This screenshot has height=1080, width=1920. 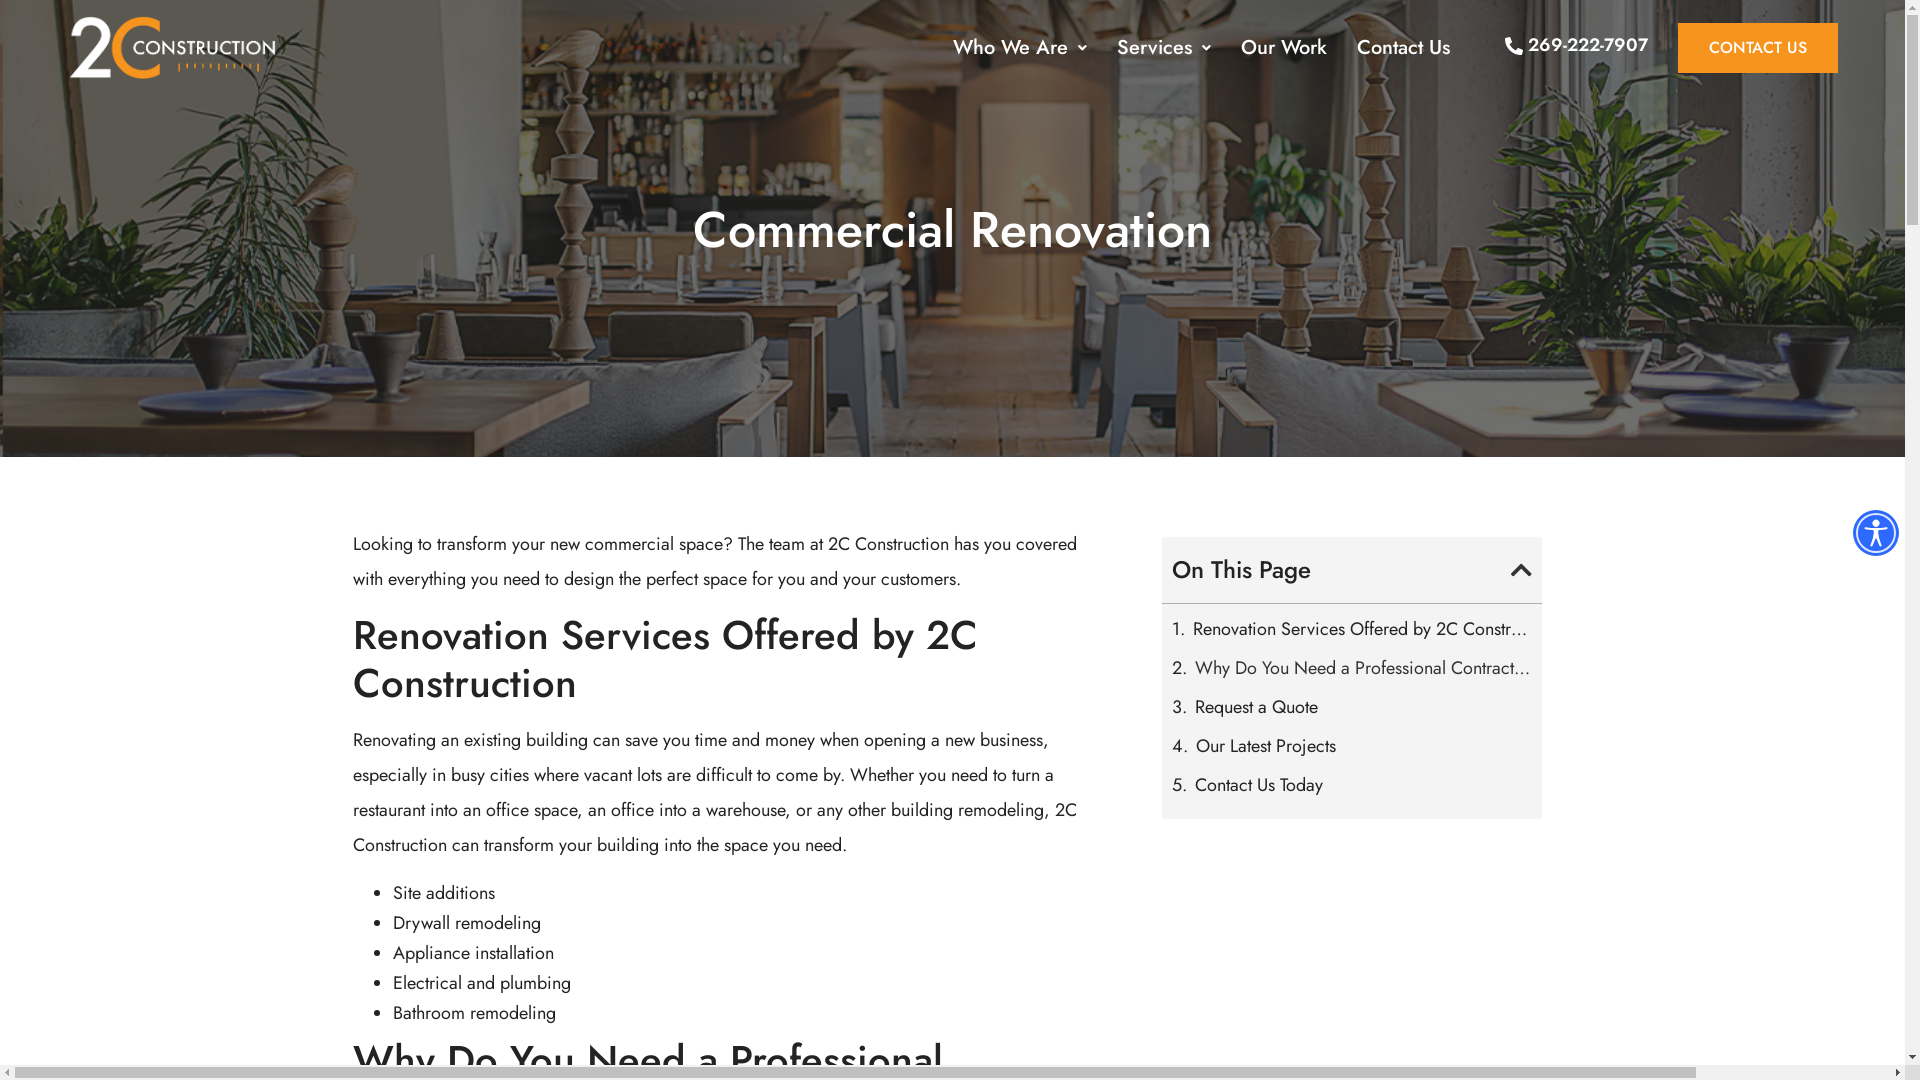 What do you see at coordinates (1265, 745) in the screenshot?
I see `'Our Latest Projects'` at bounding box center [1265, 745].